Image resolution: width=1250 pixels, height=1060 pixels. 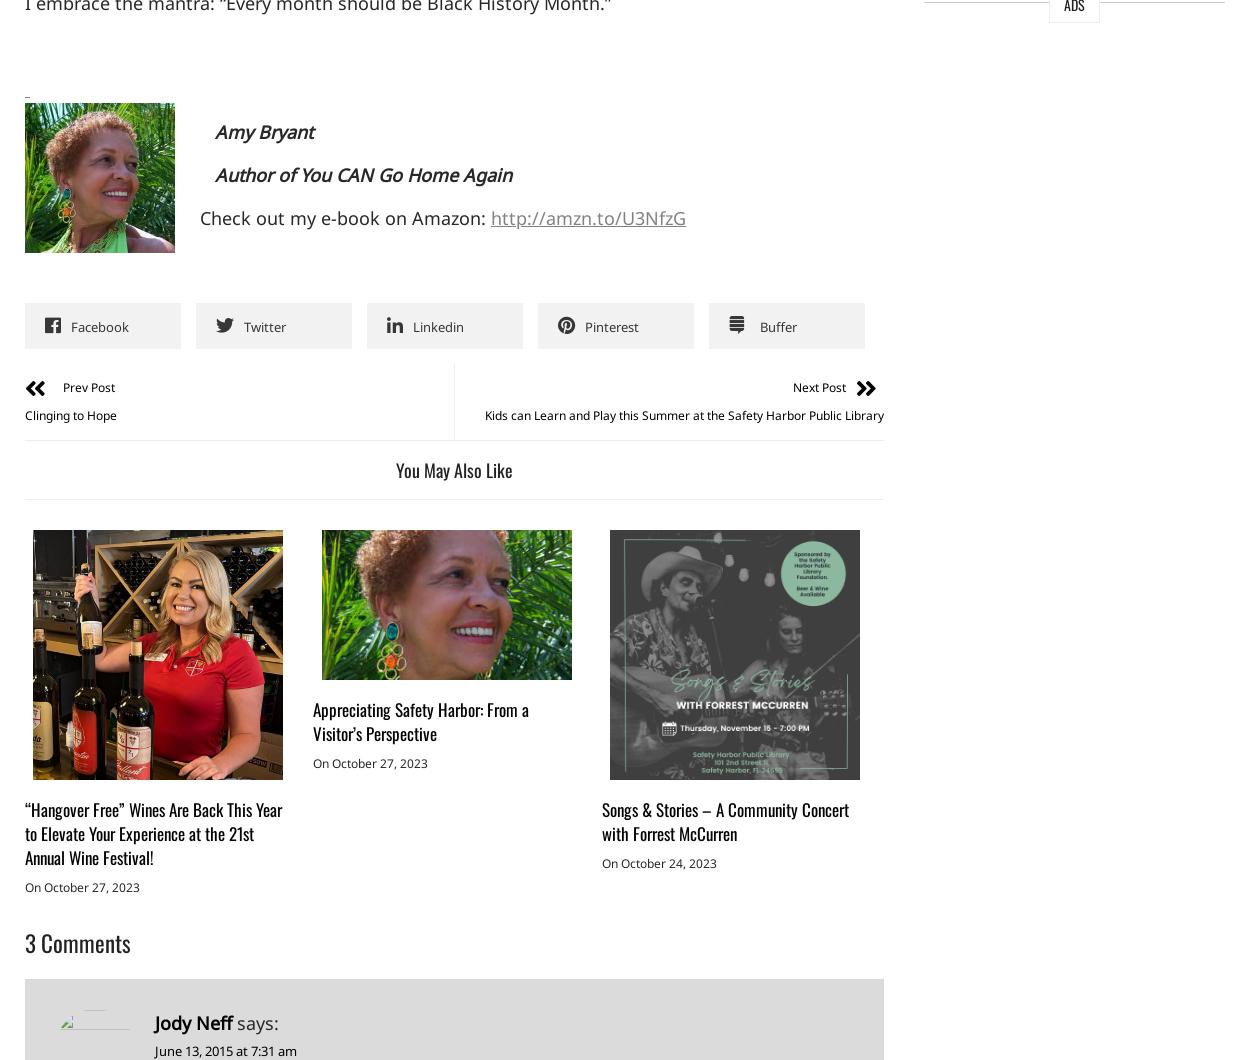 I want to click on '“Hangover Free” Wines Are Back This Year to Elevate Your Experience at the 21st Annual Wine Festival!', so click(x=153, y=833).